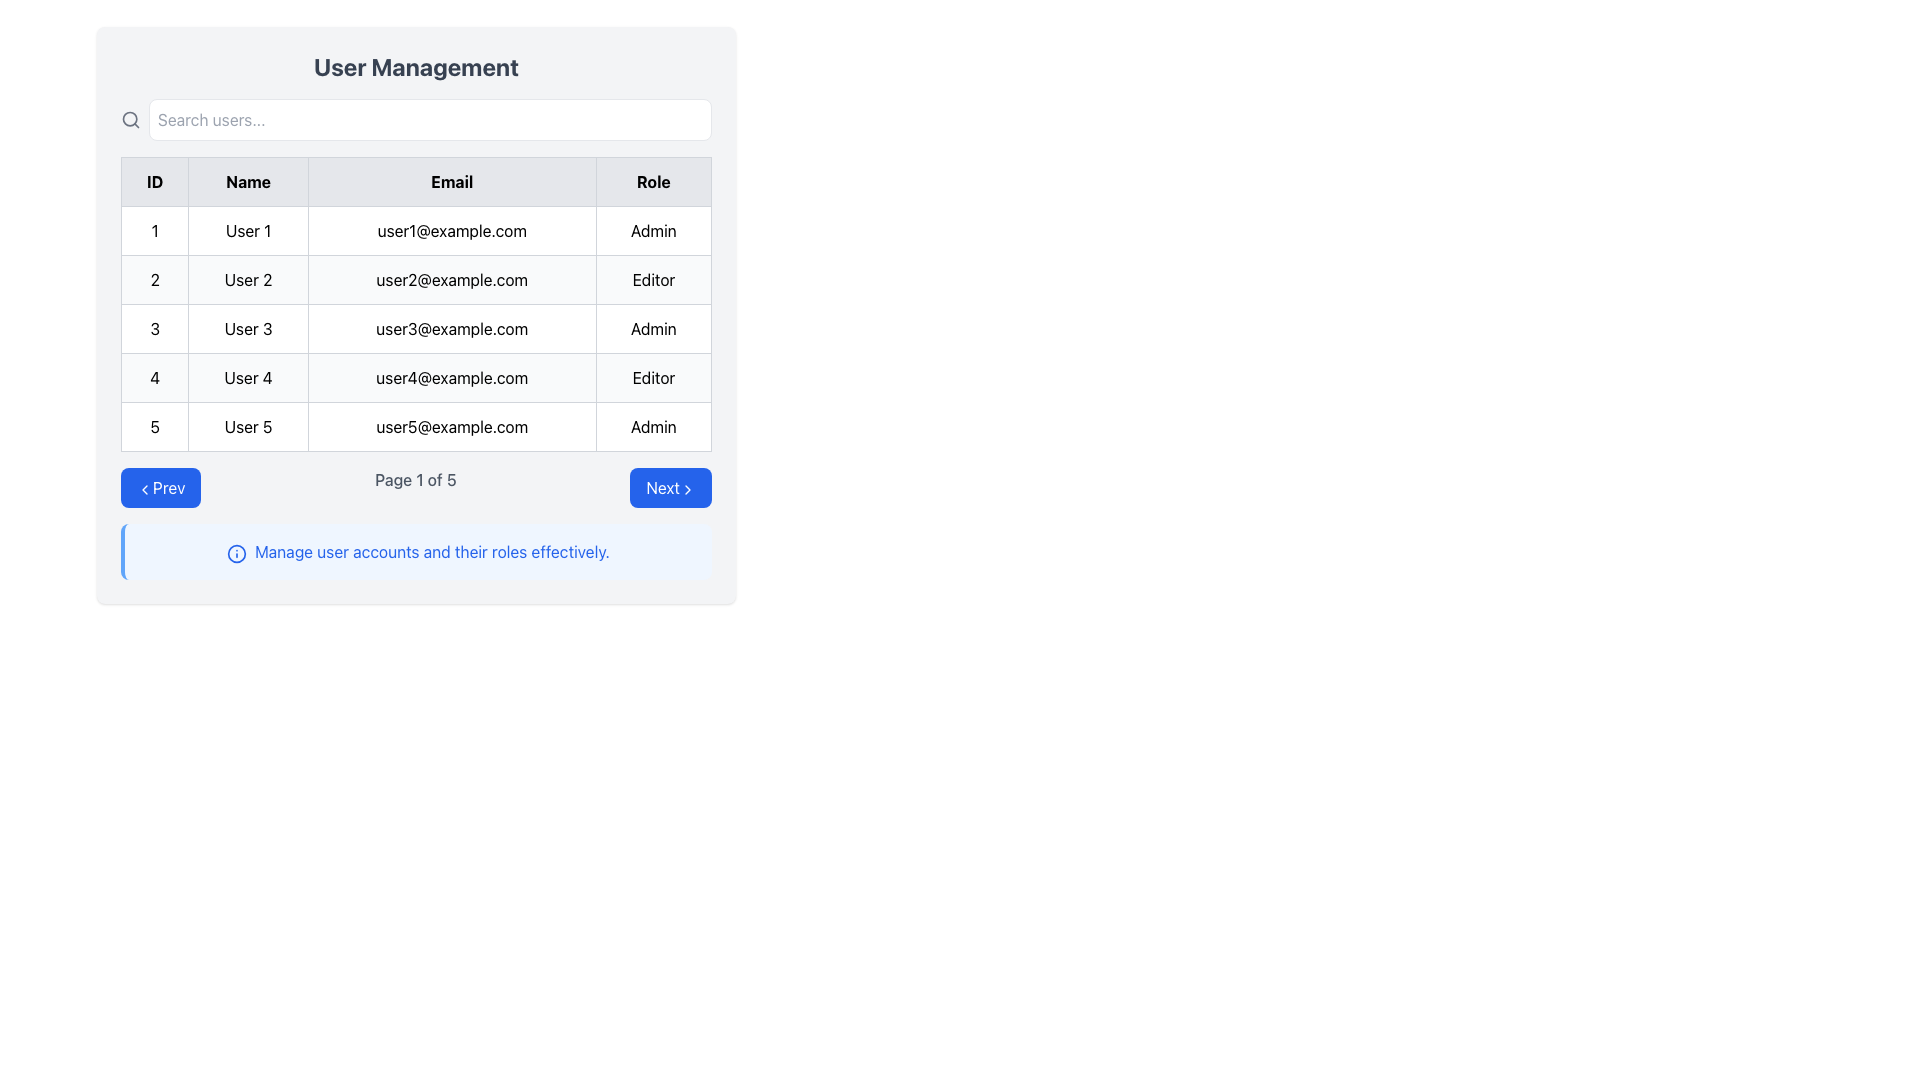  Describe the element at coordinates (415, 551) in the screenshot. I see `the Informational Box located at the bottom of the user management interface, which provides guidance on managing user accounts and roles` at that location.